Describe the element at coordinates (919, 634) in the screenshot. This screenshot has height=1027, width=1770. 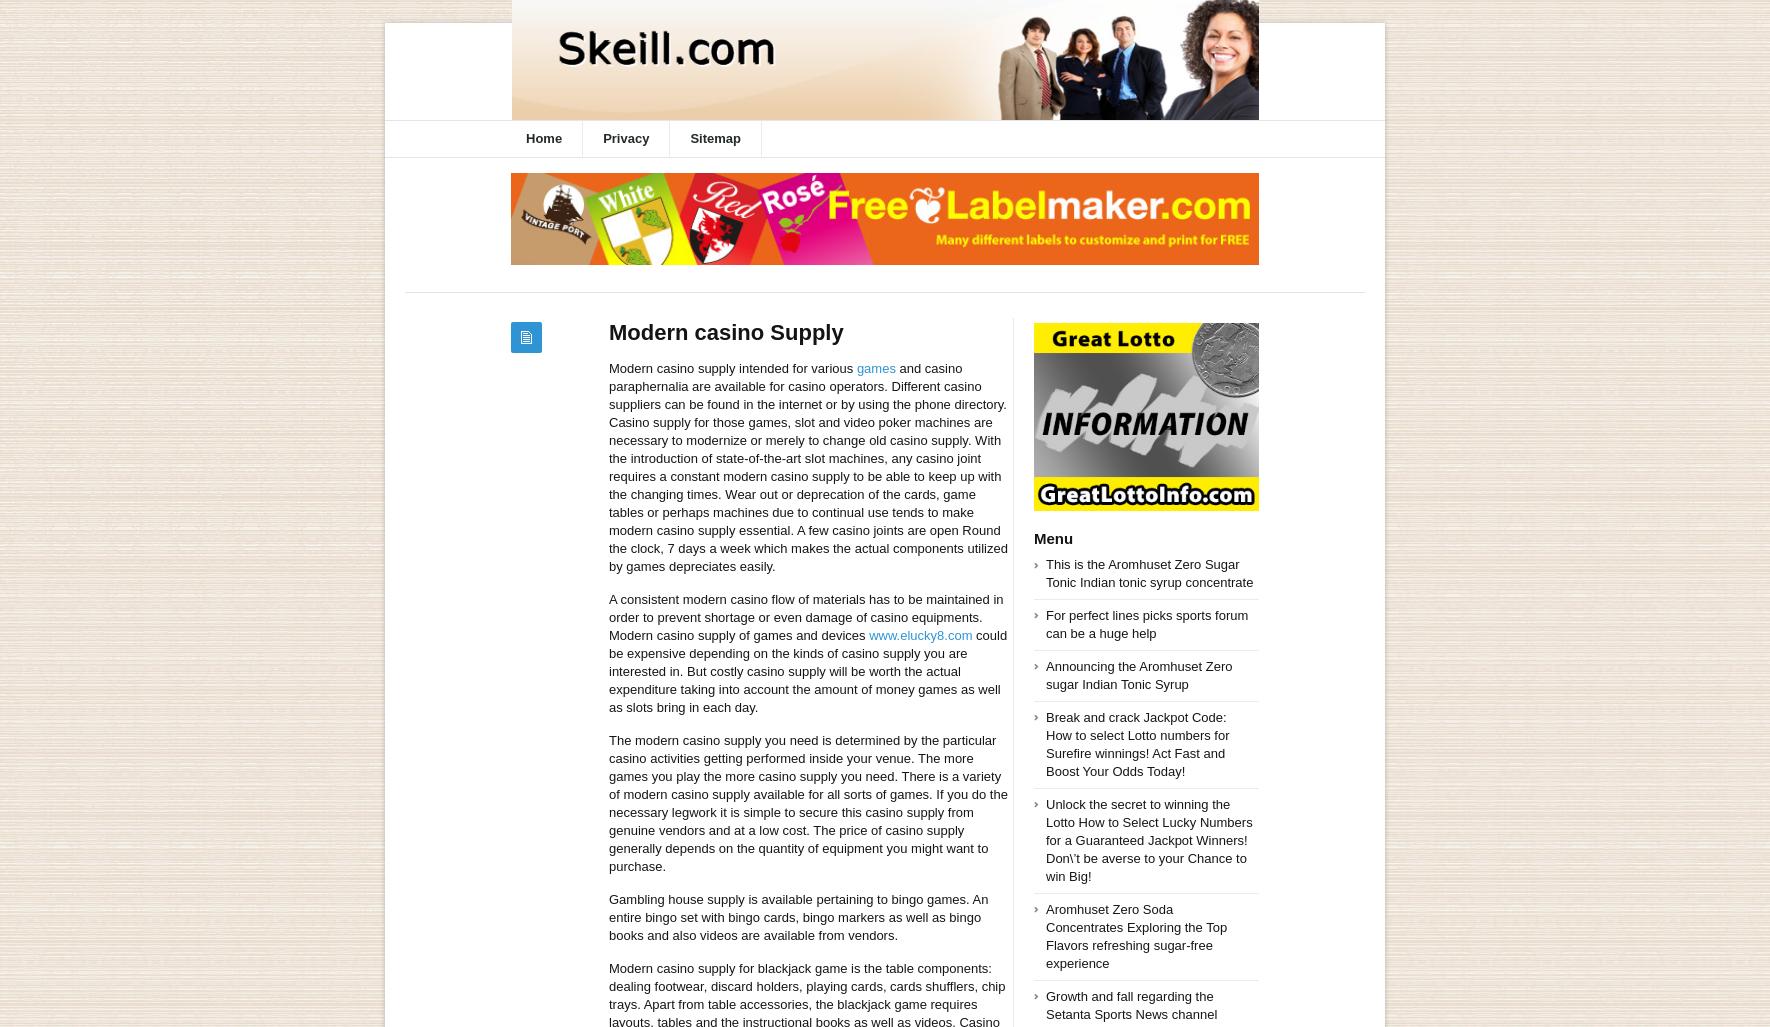
I see `'www.elucky8.com'` at that location.